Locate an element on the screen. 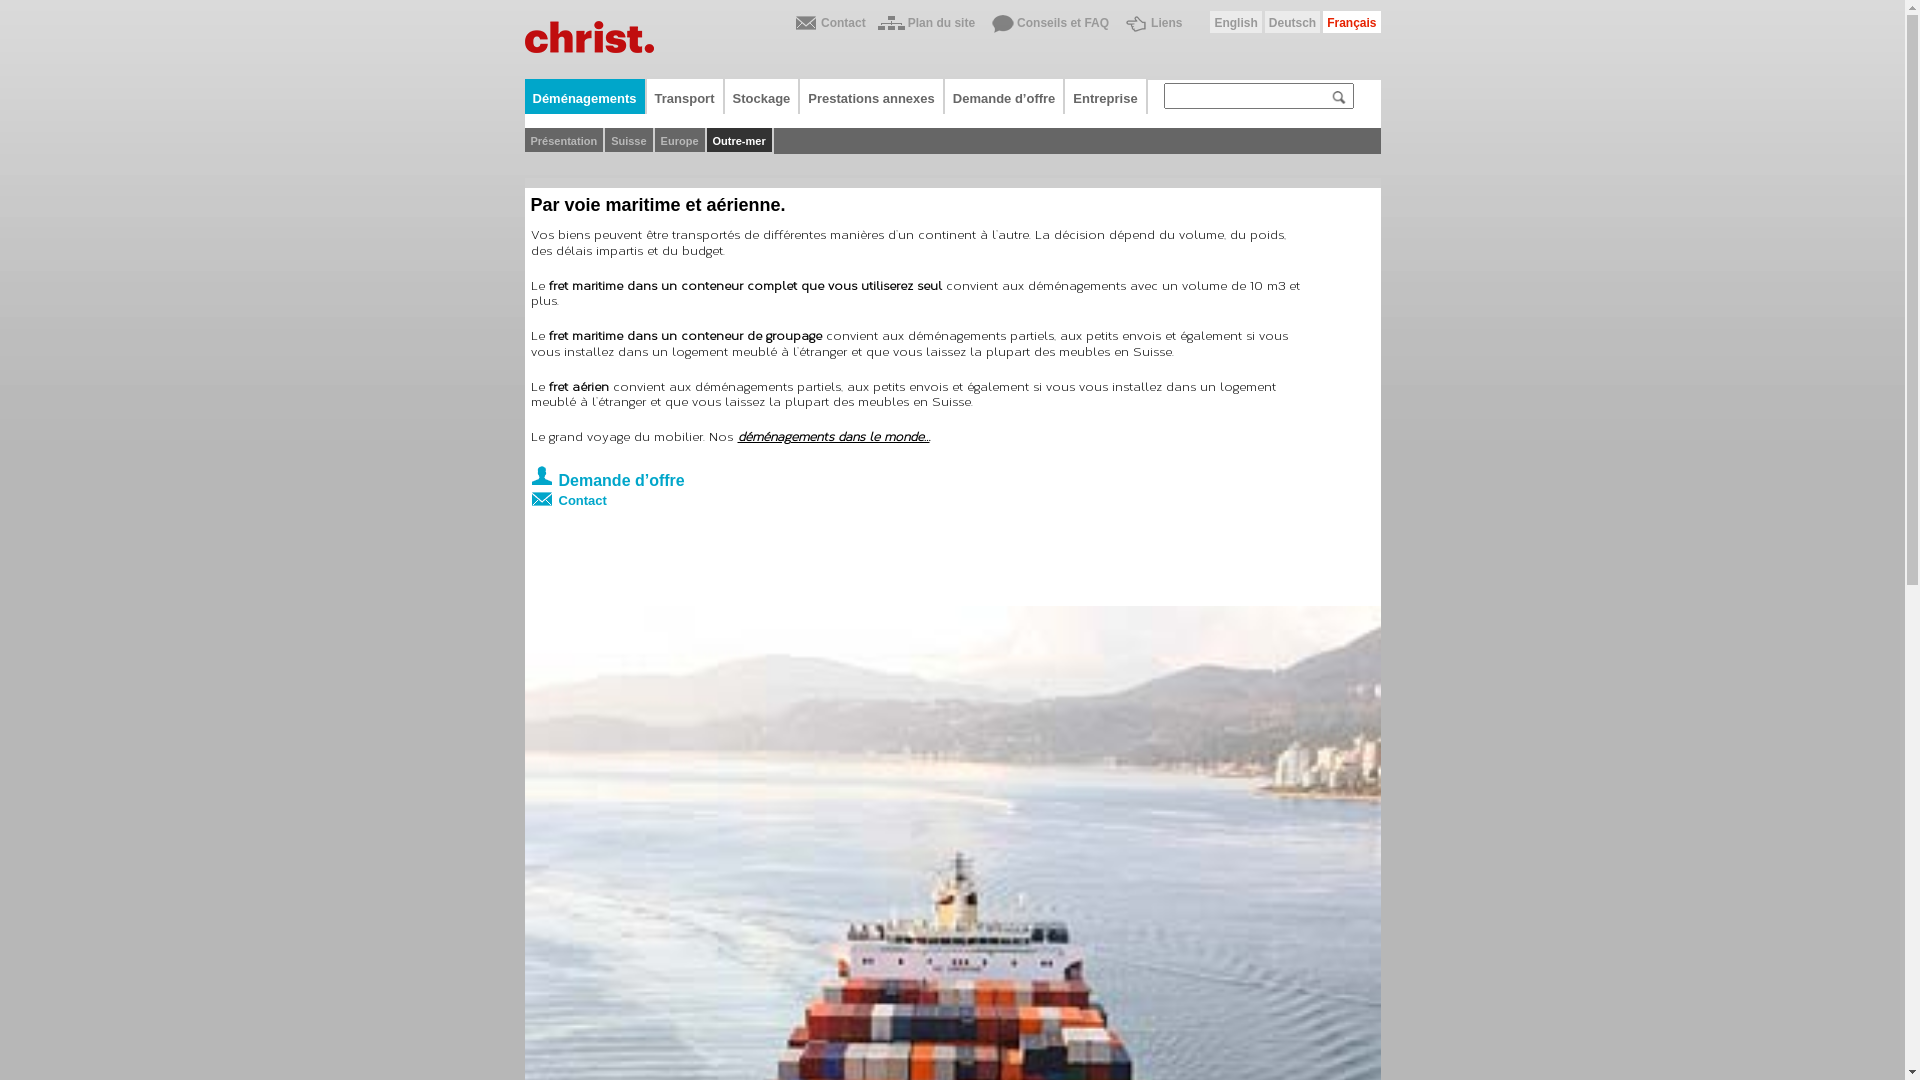 This screenshot has width=1920, height=1080. 'Contact' is located at coordinates (828, 26).